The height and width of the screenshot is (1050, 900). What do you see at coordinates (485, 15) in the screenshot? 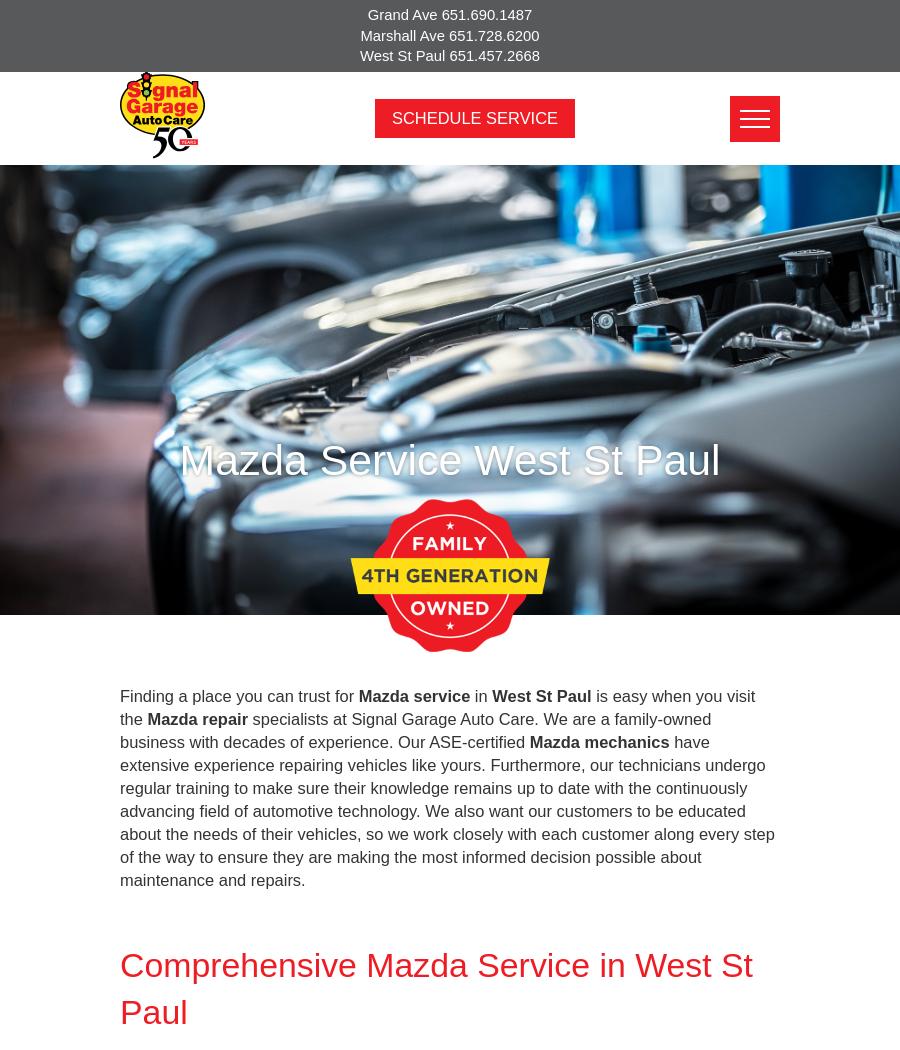
I see `'651.690.1487'` at bounding box center [485, 15].